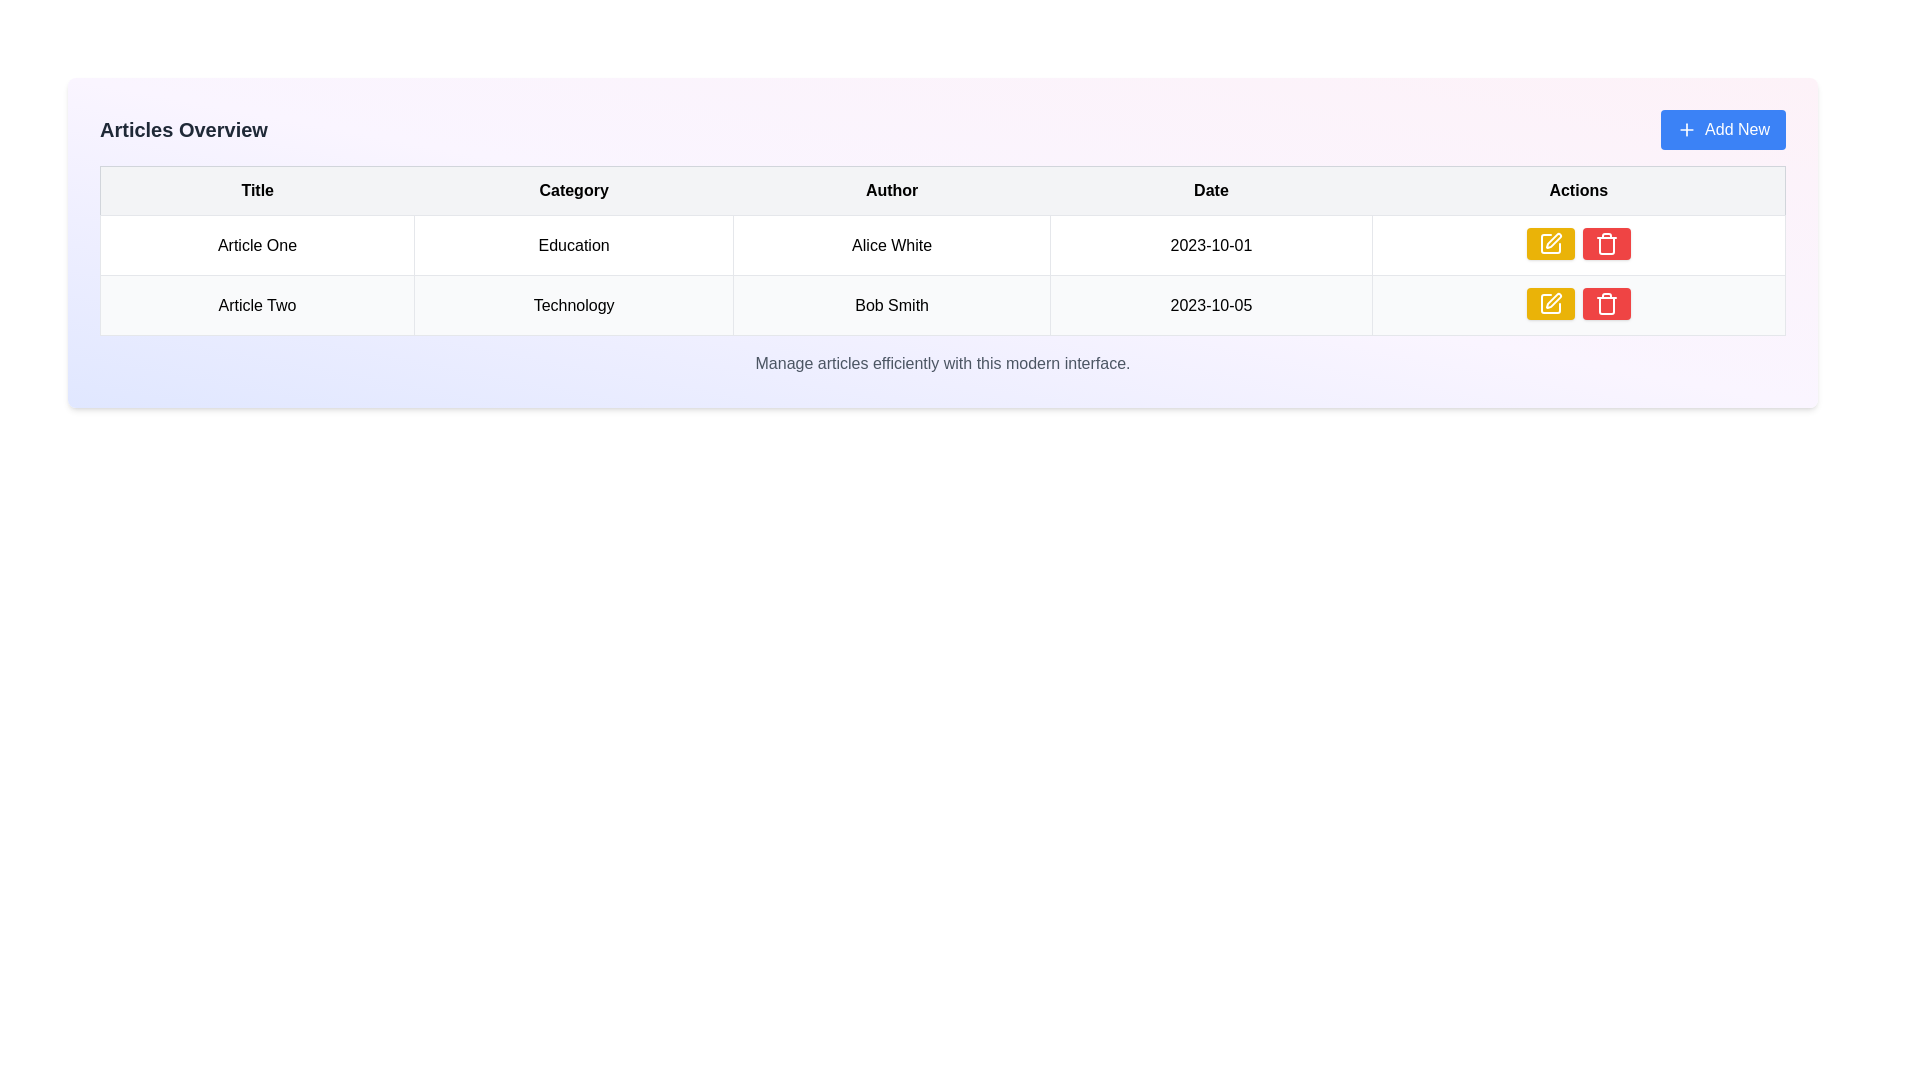  I want to click on the 'Title' table header cell, which is the first column header in a tabular layout, so click(256, 191).